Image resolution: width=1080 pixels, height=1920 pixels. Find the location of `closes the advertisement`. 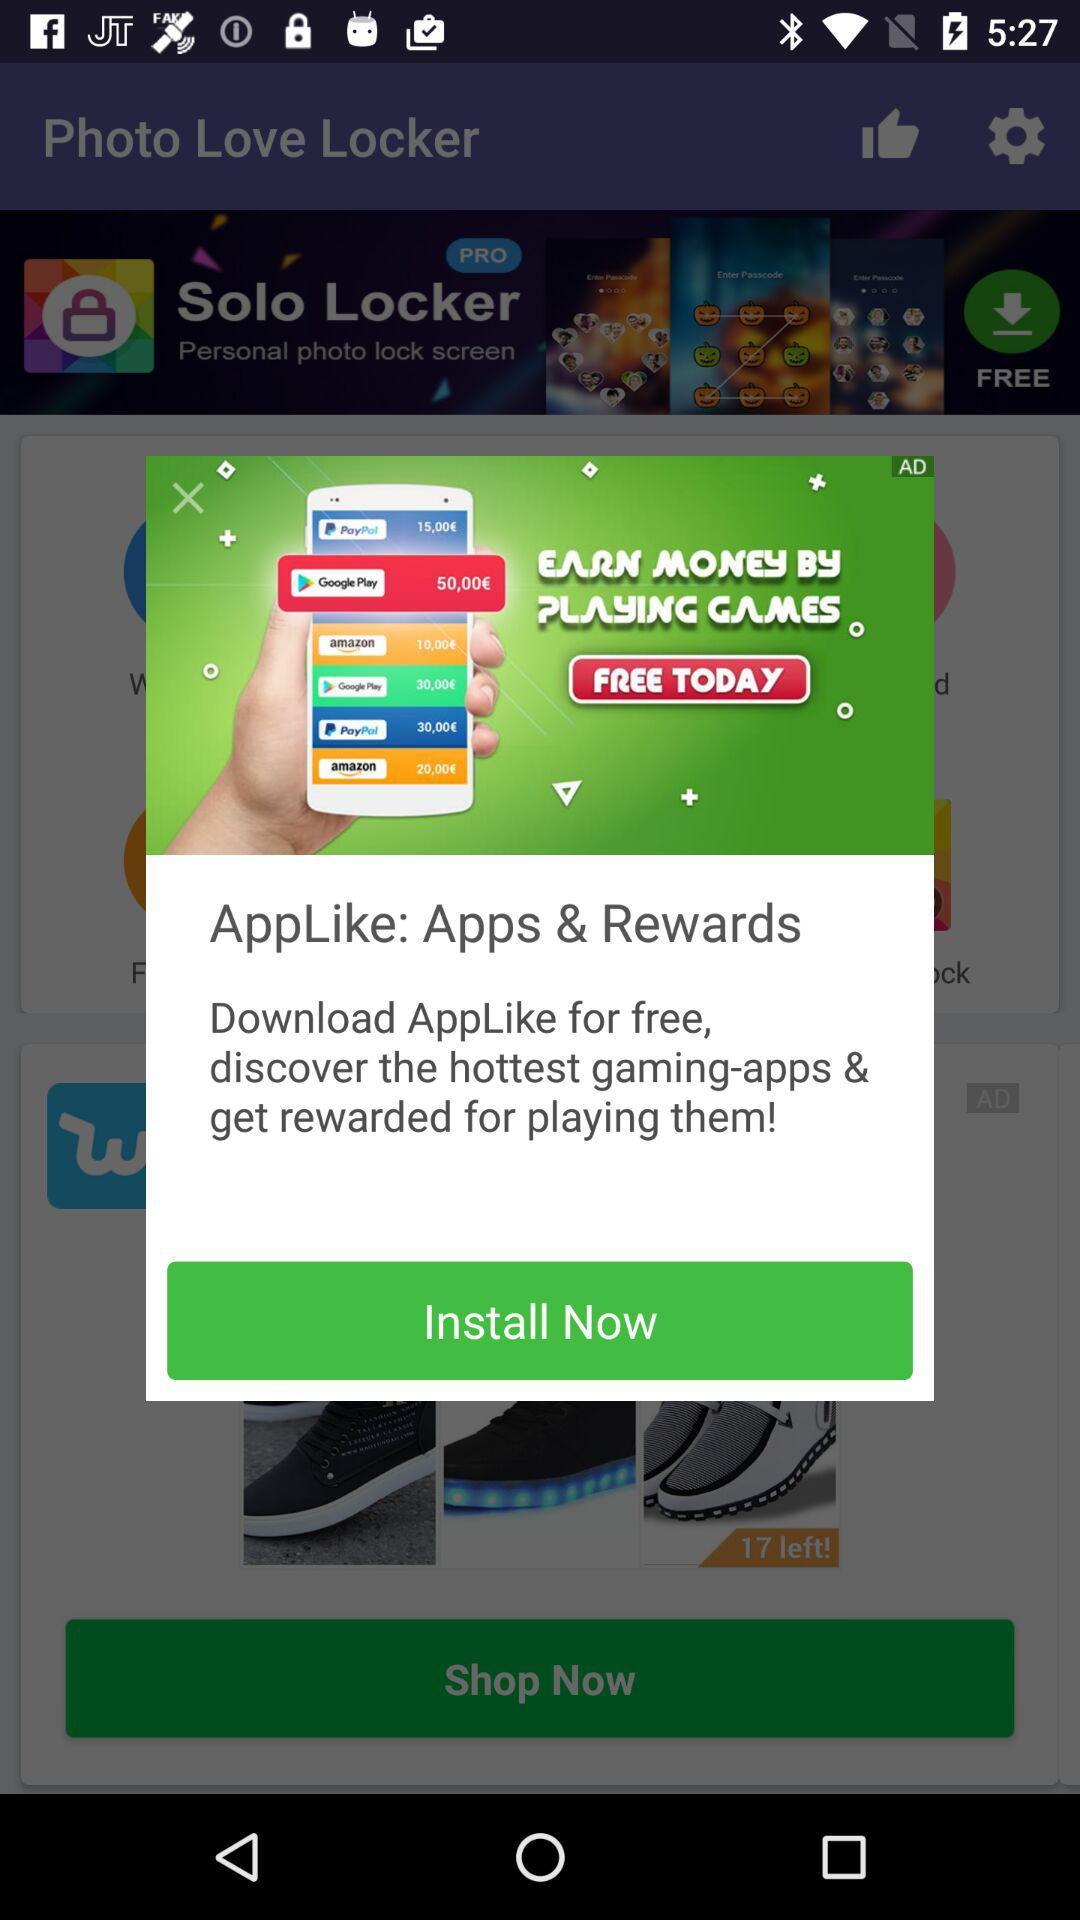

closes the advertisement is located at coordinates (188, 498).